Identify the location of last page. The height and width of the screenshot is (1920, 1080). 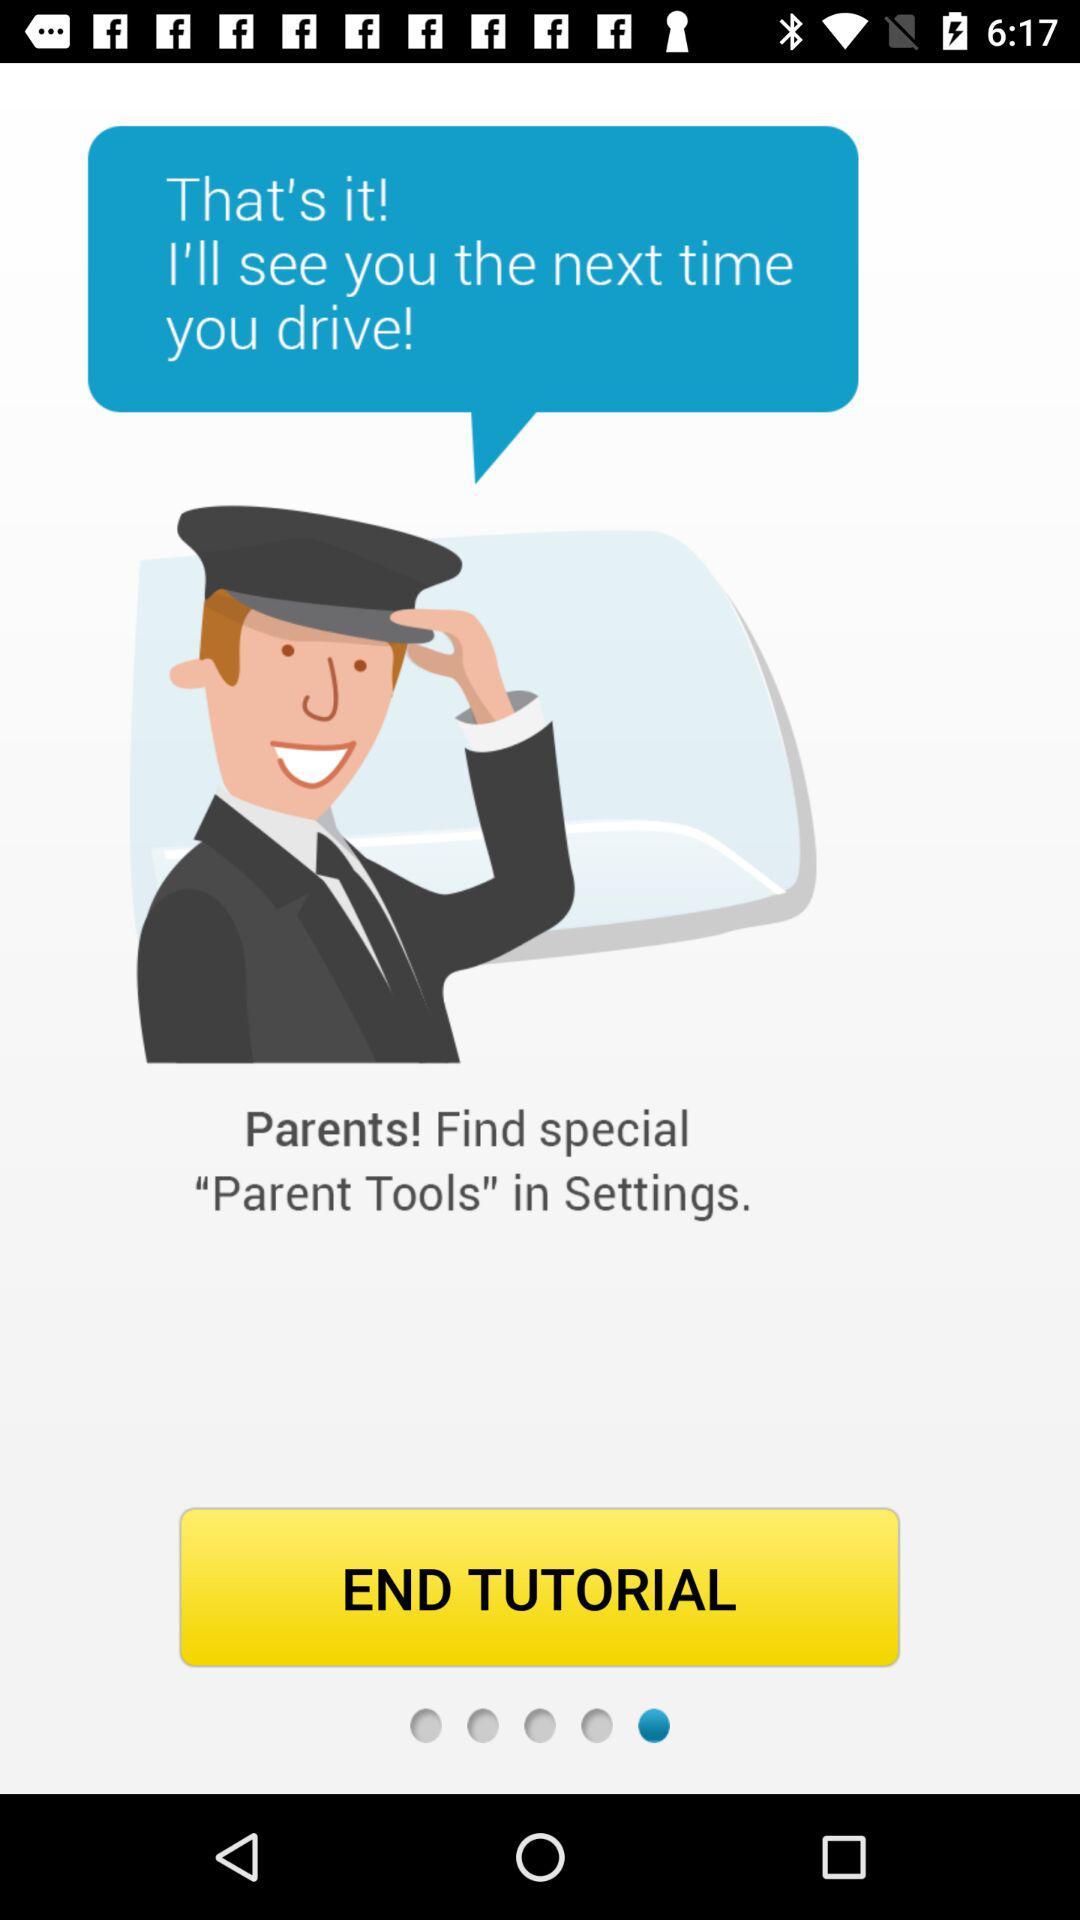
(654, 1724).